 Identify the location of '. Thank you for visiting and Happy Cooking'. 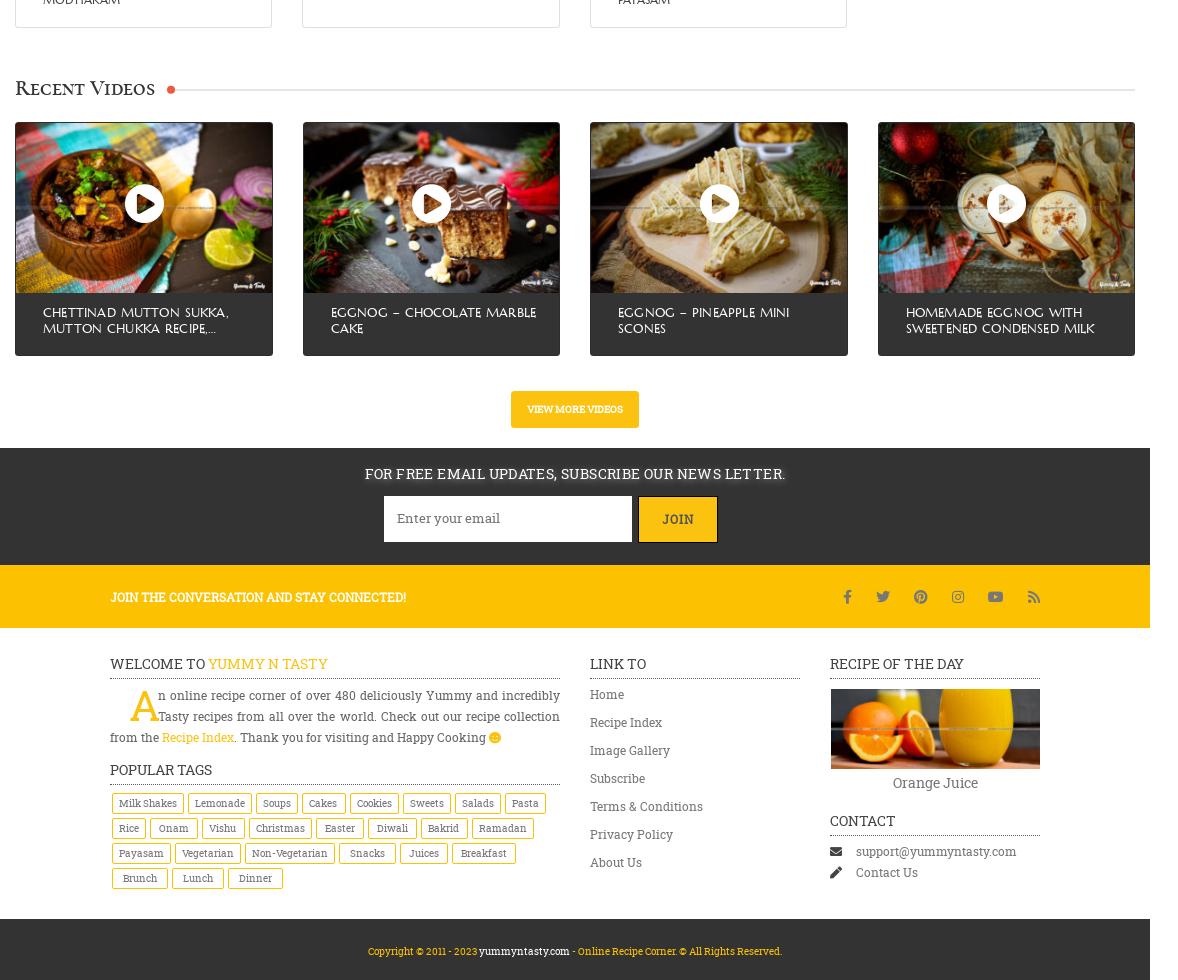
(361, 736).